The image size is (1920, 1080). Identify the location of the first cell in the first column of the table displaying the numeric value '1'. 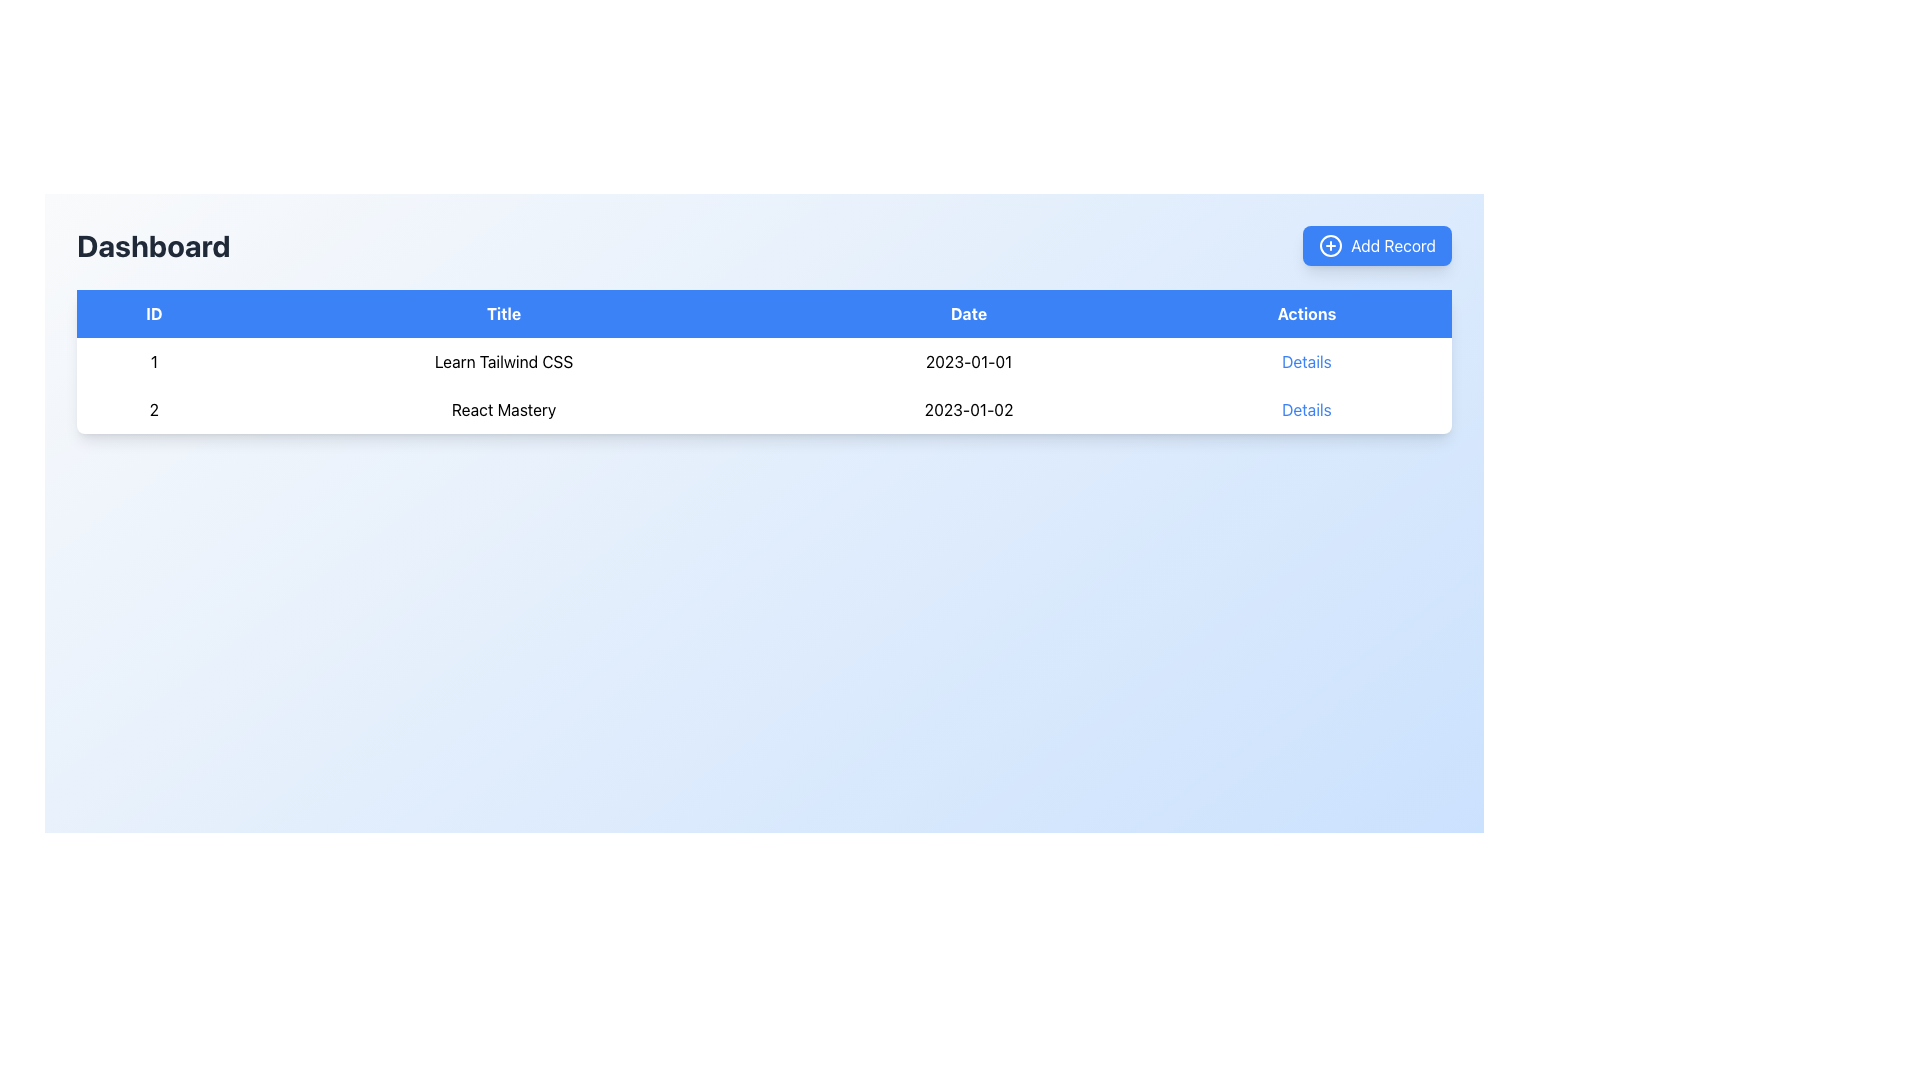
(153, 362).